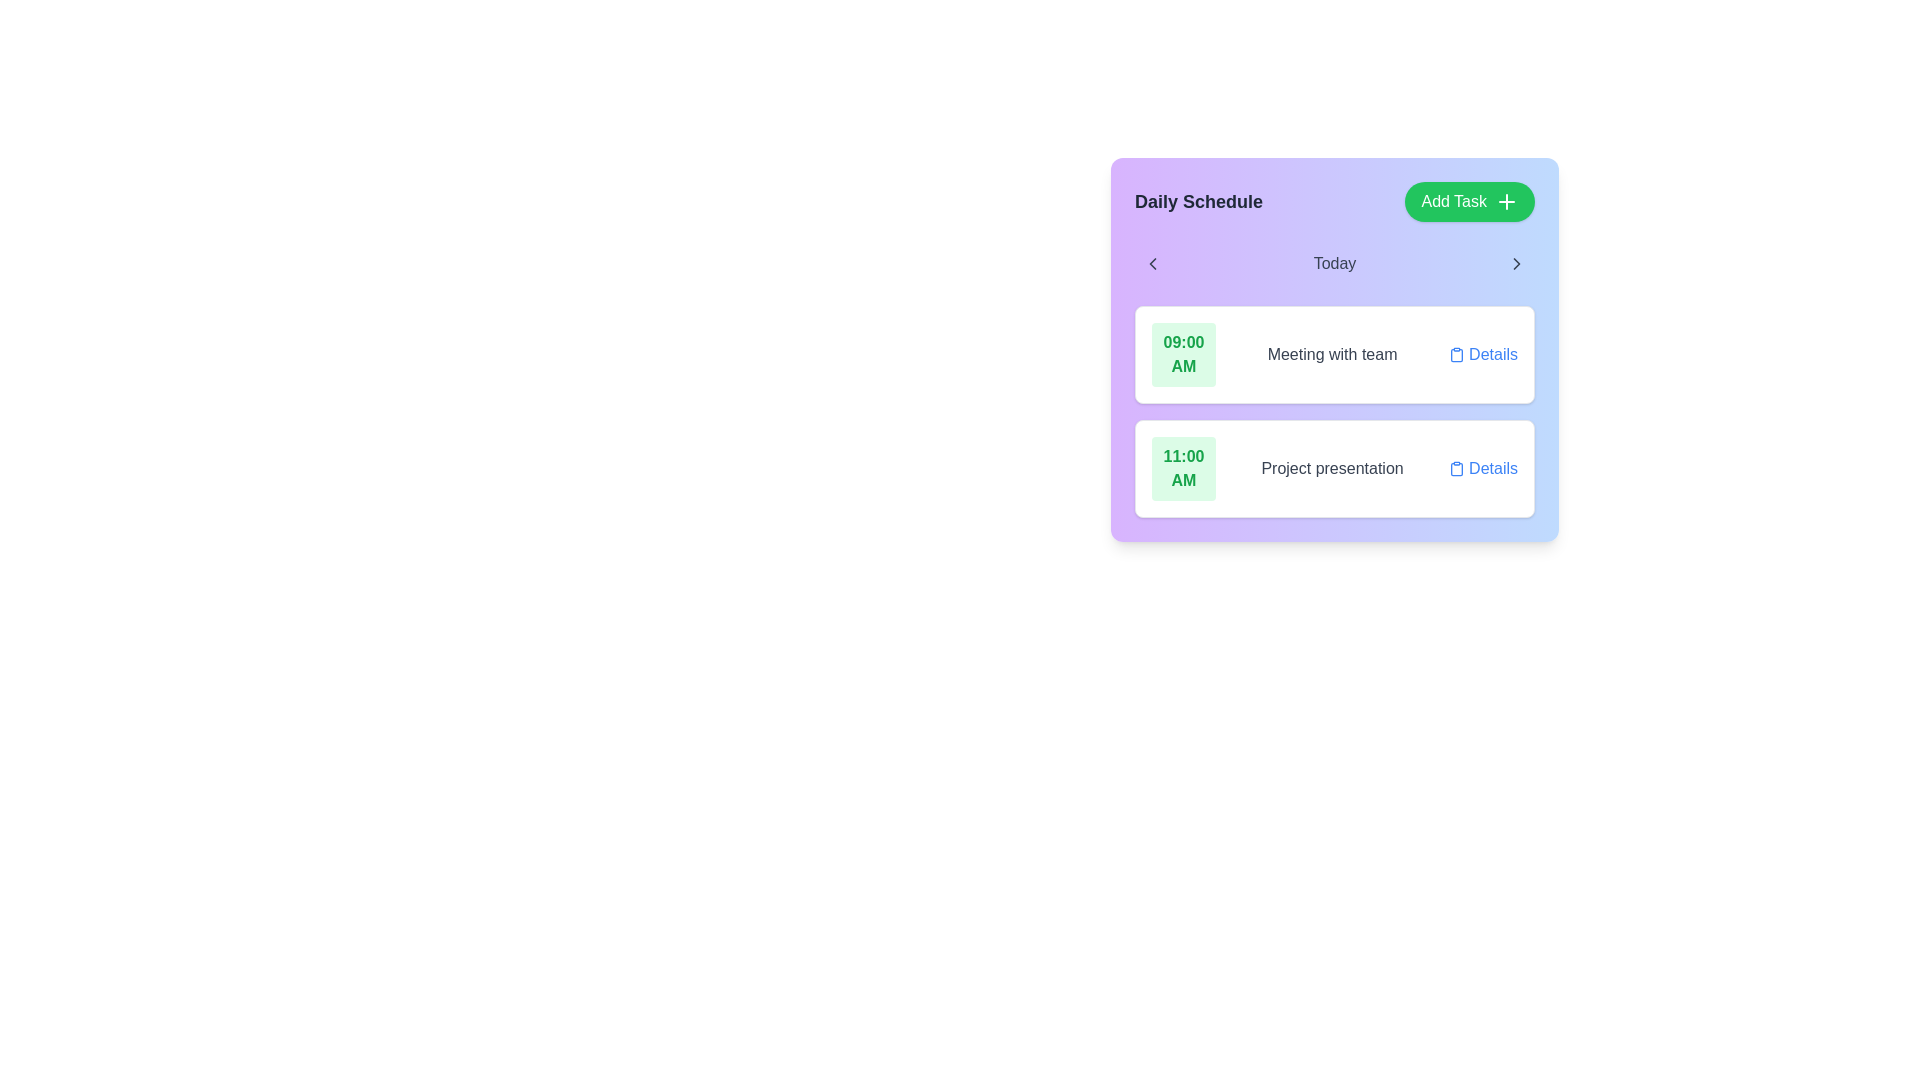  What do you see at coordinates (1184, 353) in the screenshot?
I see `the informative label displaying the schedule time to interact with a related feature` at bounding box center [1184, 353].